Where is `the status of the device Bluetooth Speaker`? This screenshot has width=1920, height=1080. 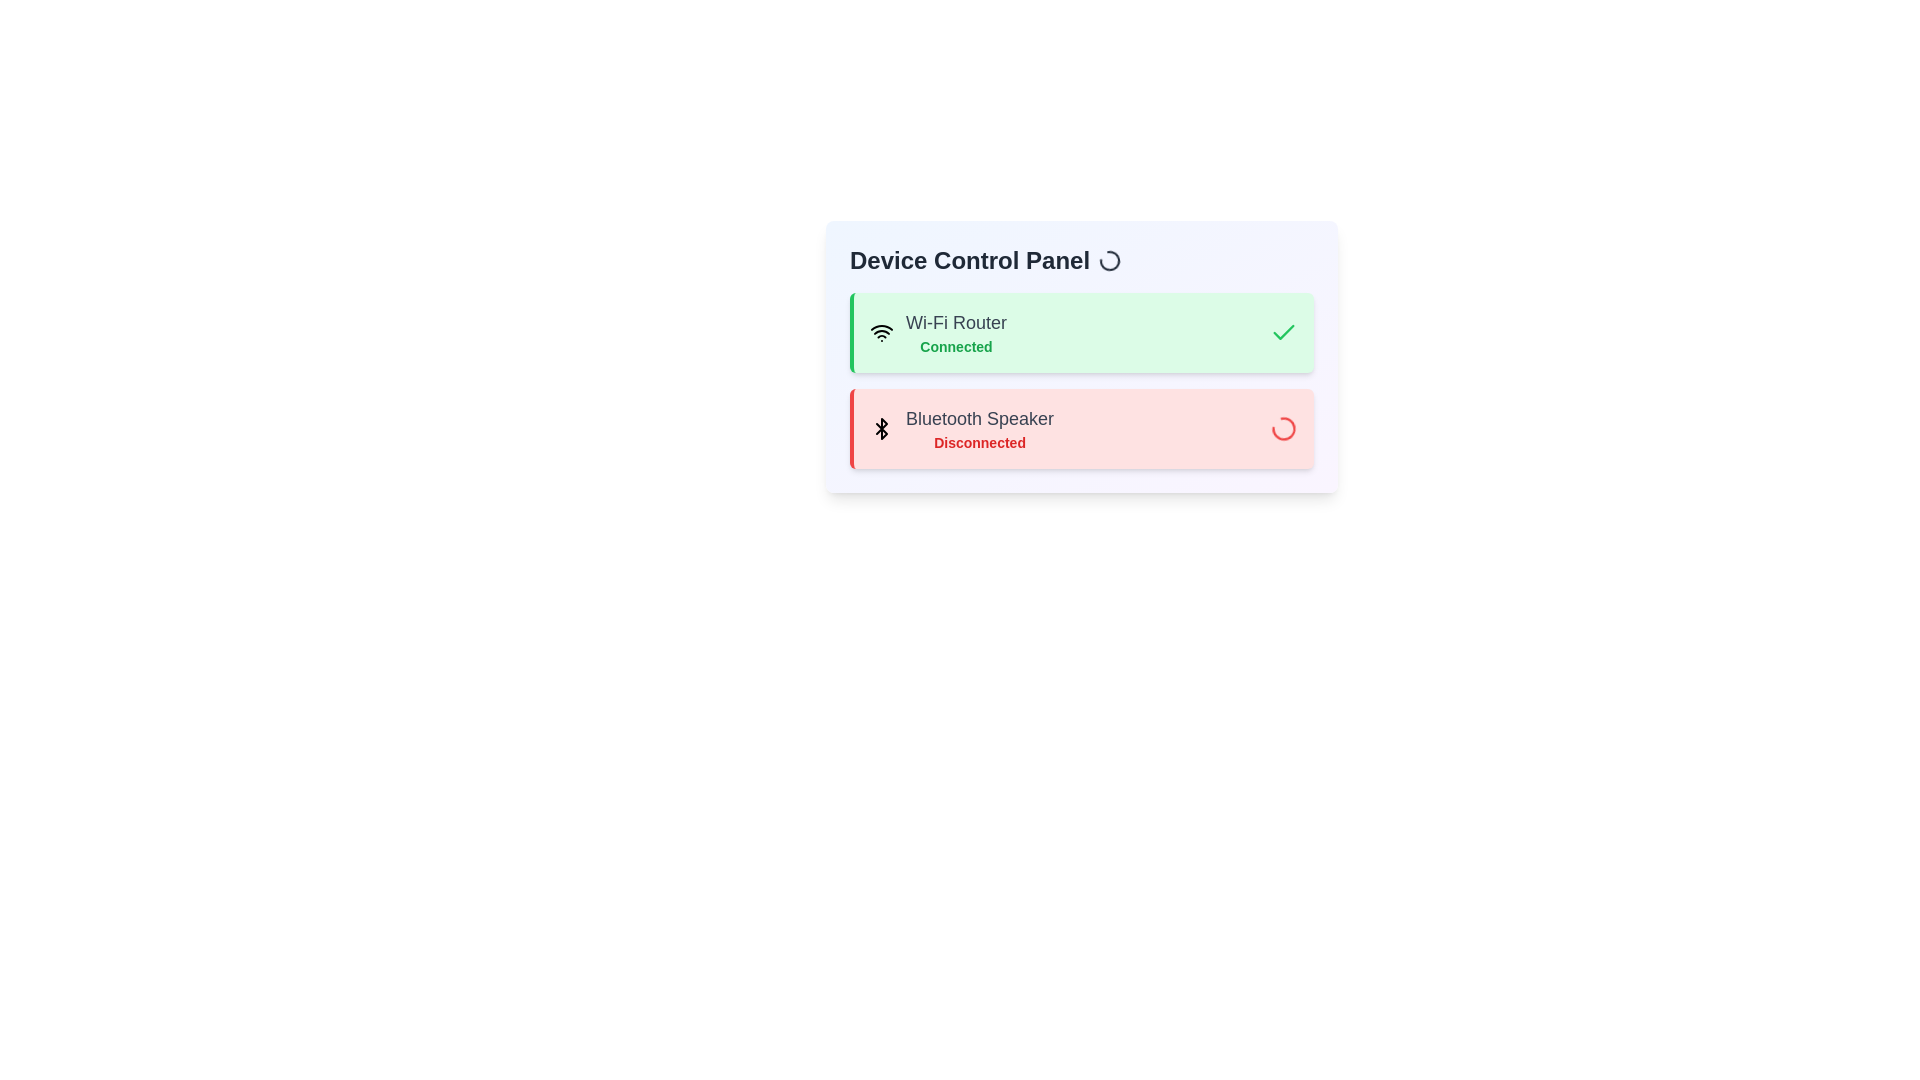
the status of the device Bluetooth Speaker is located at coordinates (1080, 427).